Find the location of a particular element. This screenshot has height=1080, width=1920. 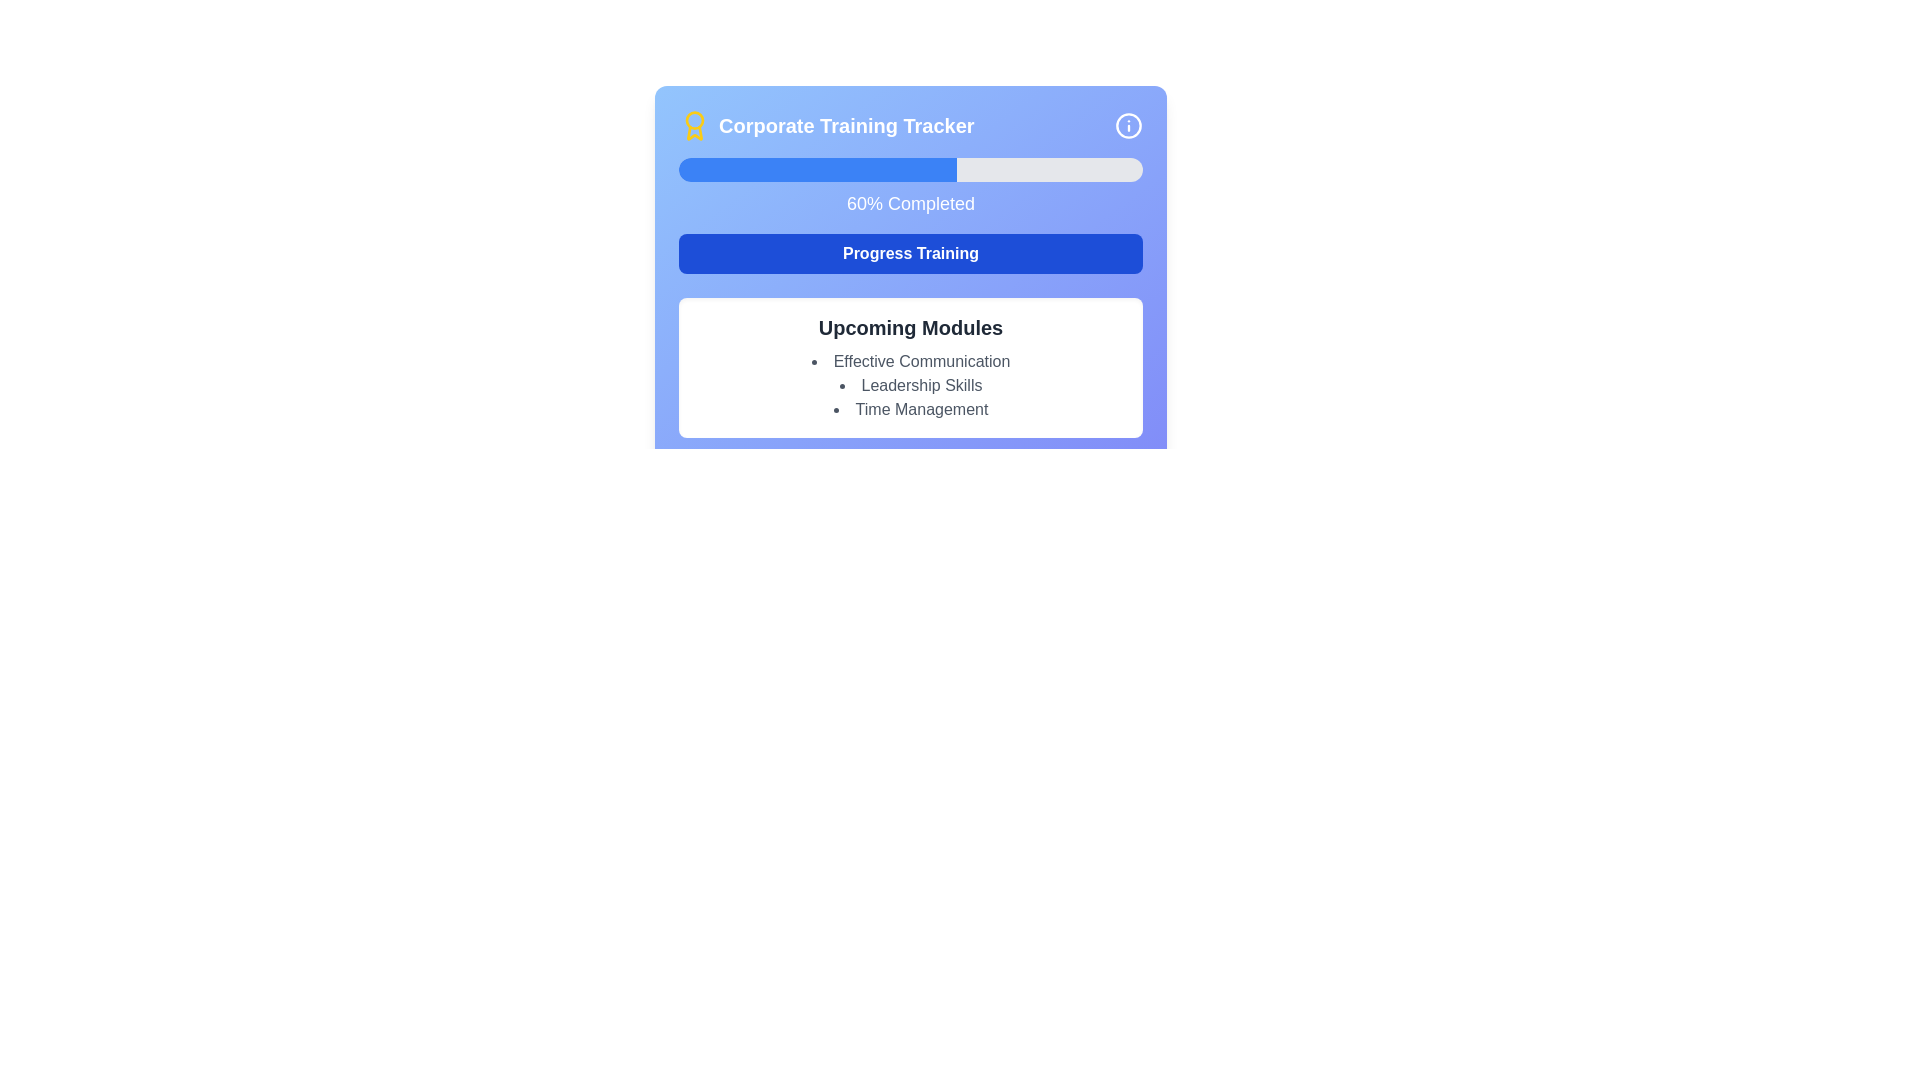

the button centered in the card layout that initiates or continues training progression is located at coordinates (910, 253).